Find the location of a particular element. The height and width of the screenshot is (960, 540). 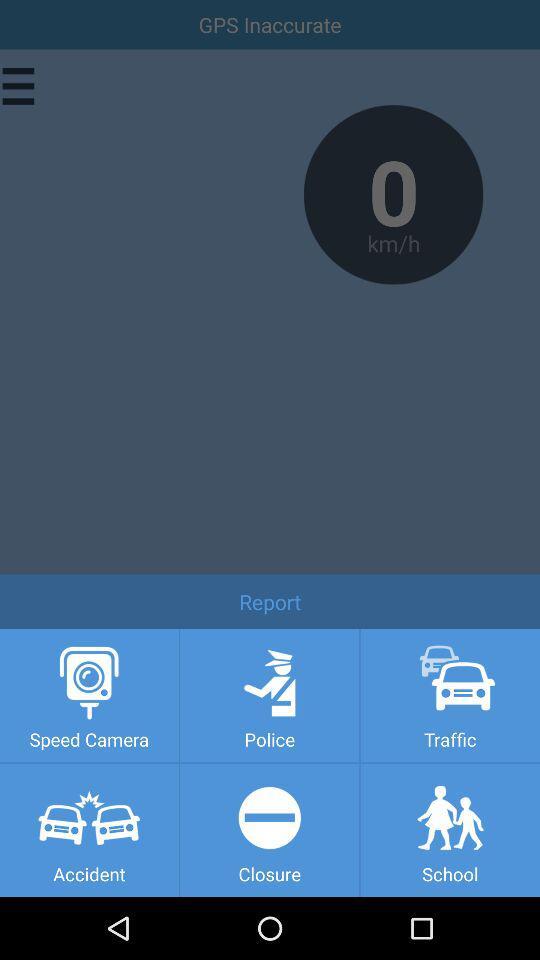

the chat icon is located at coordinates (52, 818).